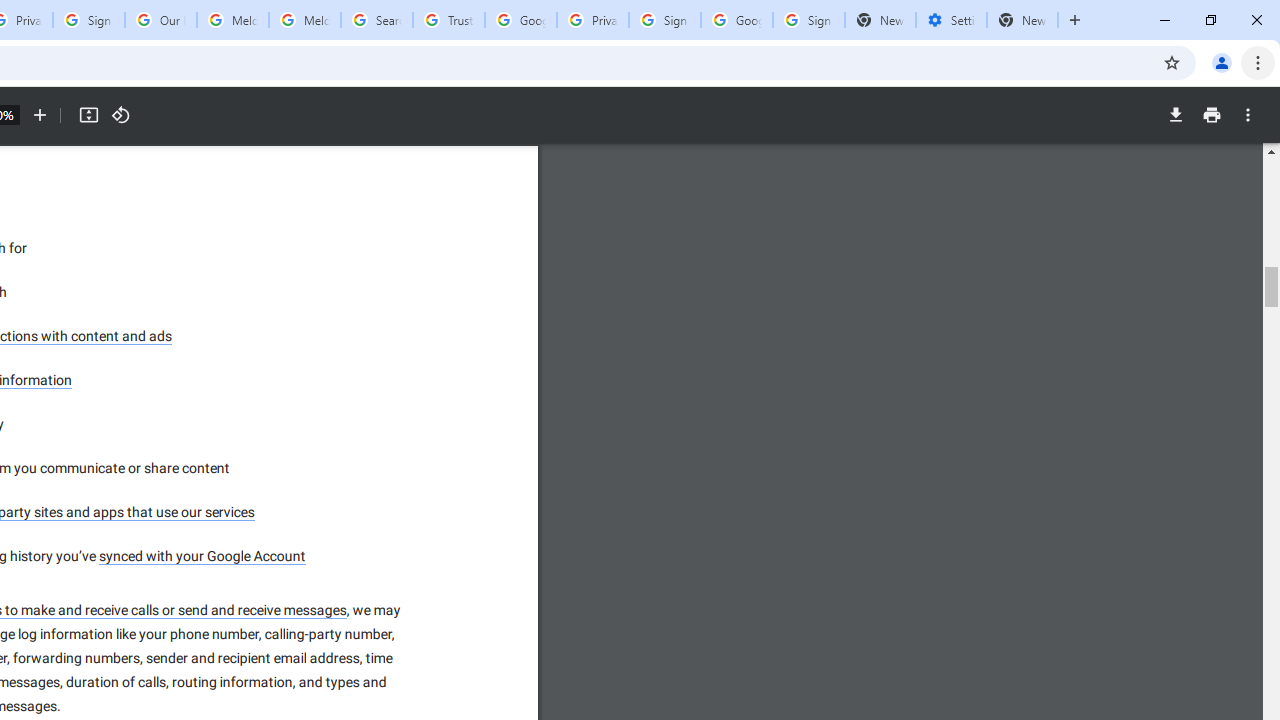 Image resolution: width=1280 pixels, height=720 pixels. I want to click on 'Fit to page', so click(87, 115).